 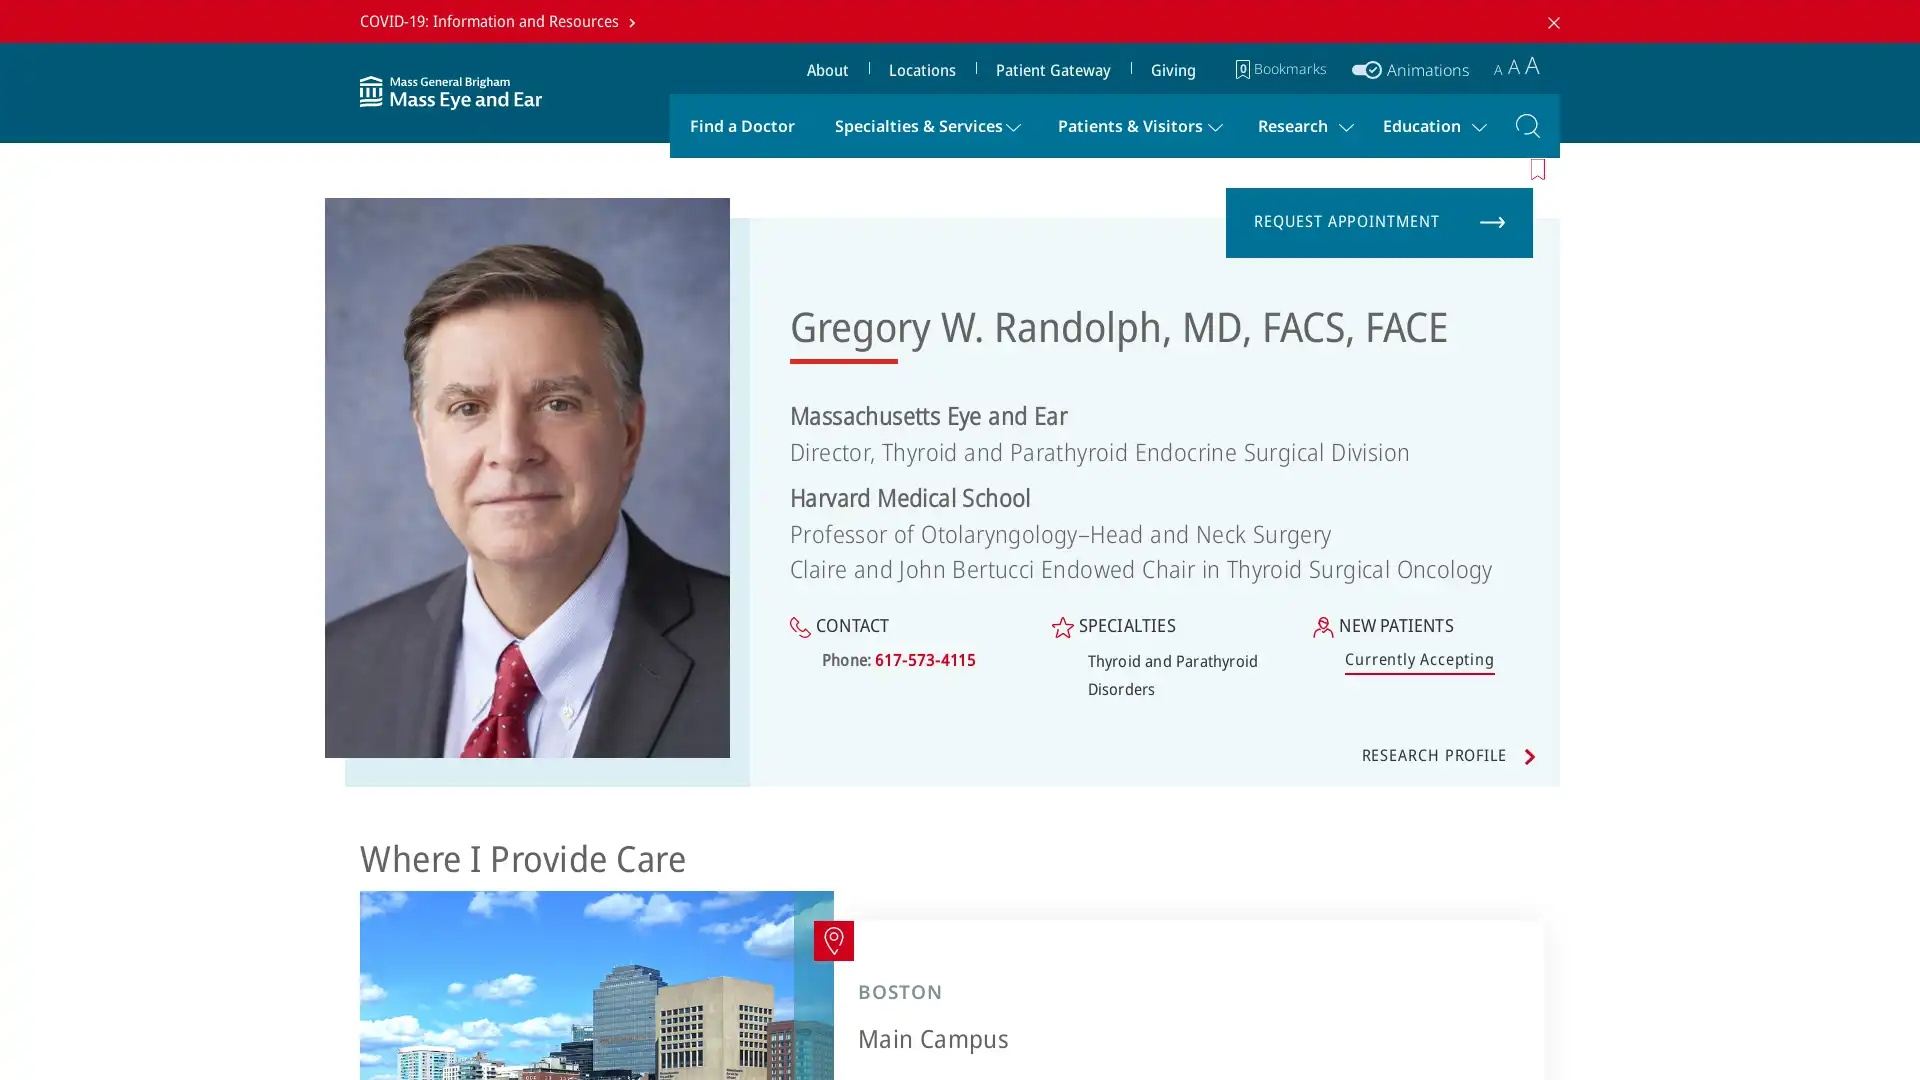 What do you see at coordinates (925, 124) in the screenshot?
I see `Specialties & Services` at bounding box center [925, 124].